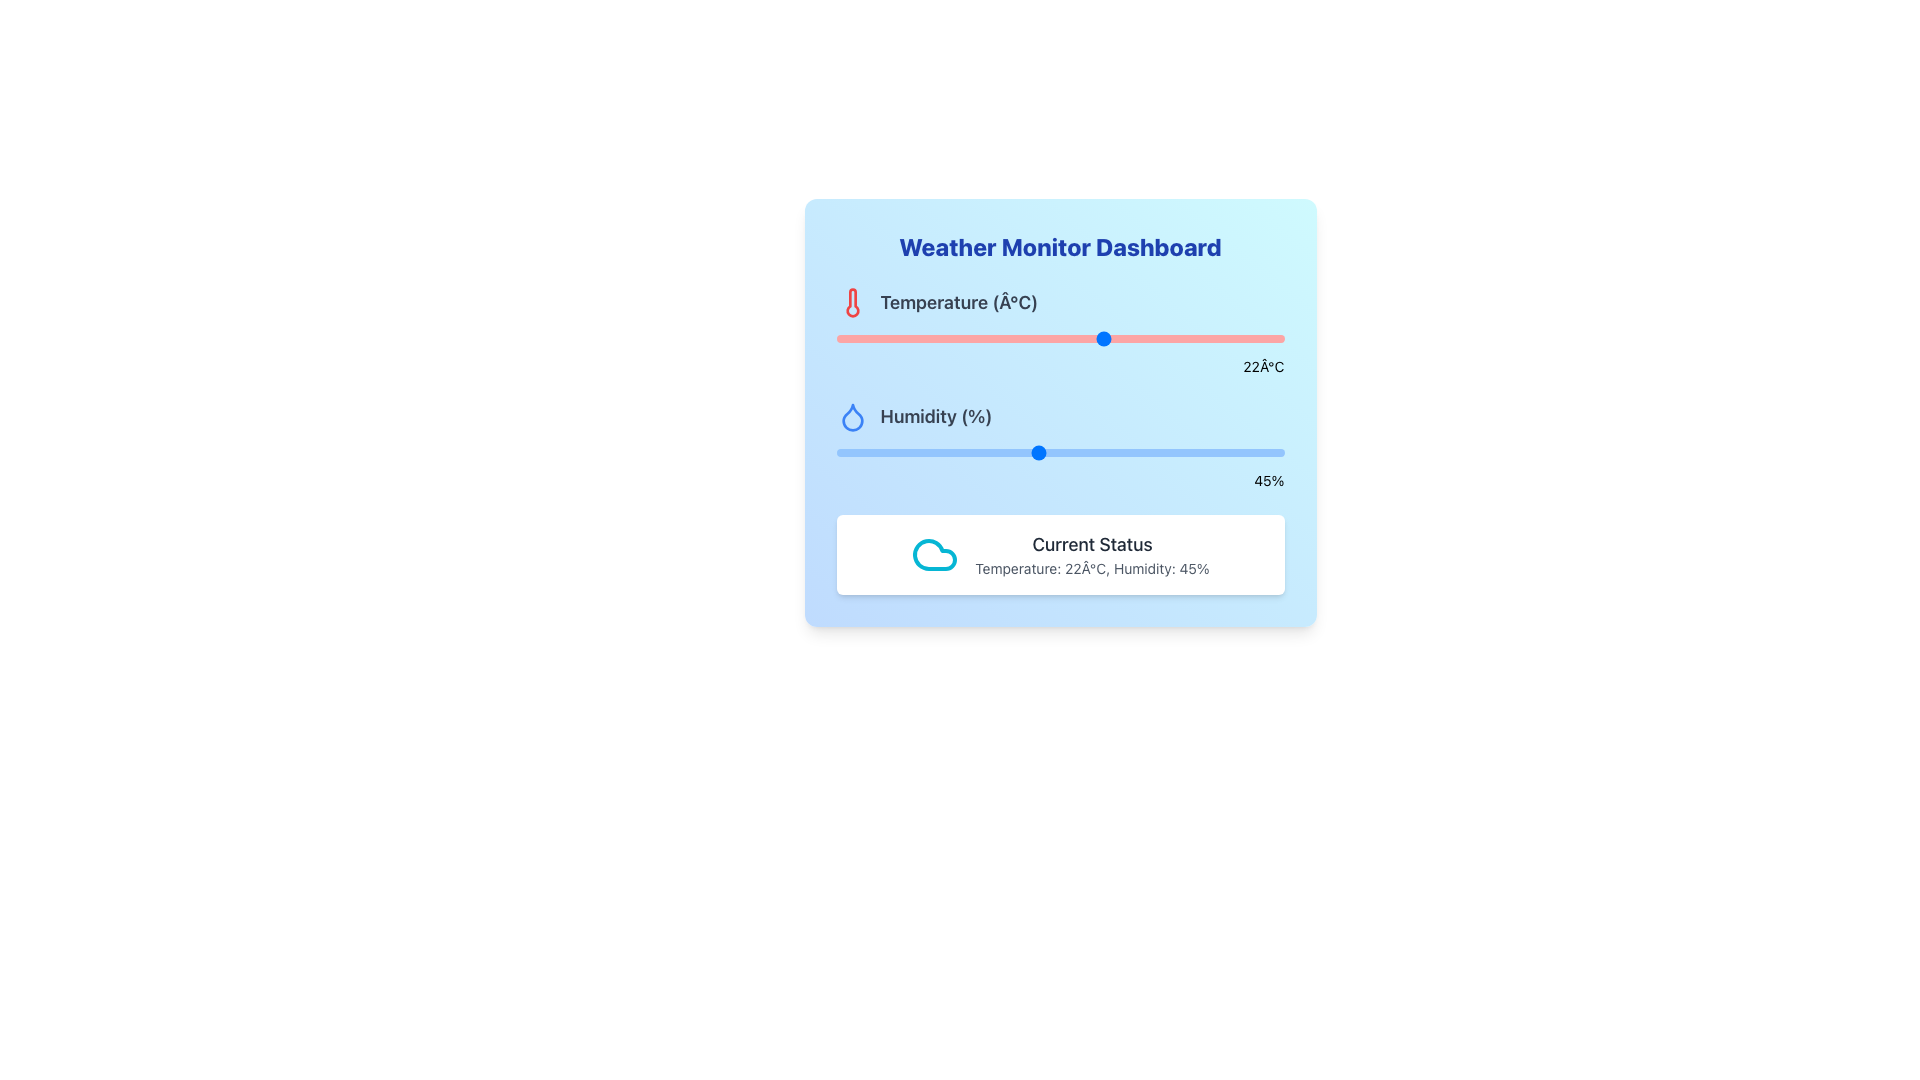  What do you see at coordinates (1108, 452) in the screenshot?
I see `the humidity level` at bounding box center [1108, 452].